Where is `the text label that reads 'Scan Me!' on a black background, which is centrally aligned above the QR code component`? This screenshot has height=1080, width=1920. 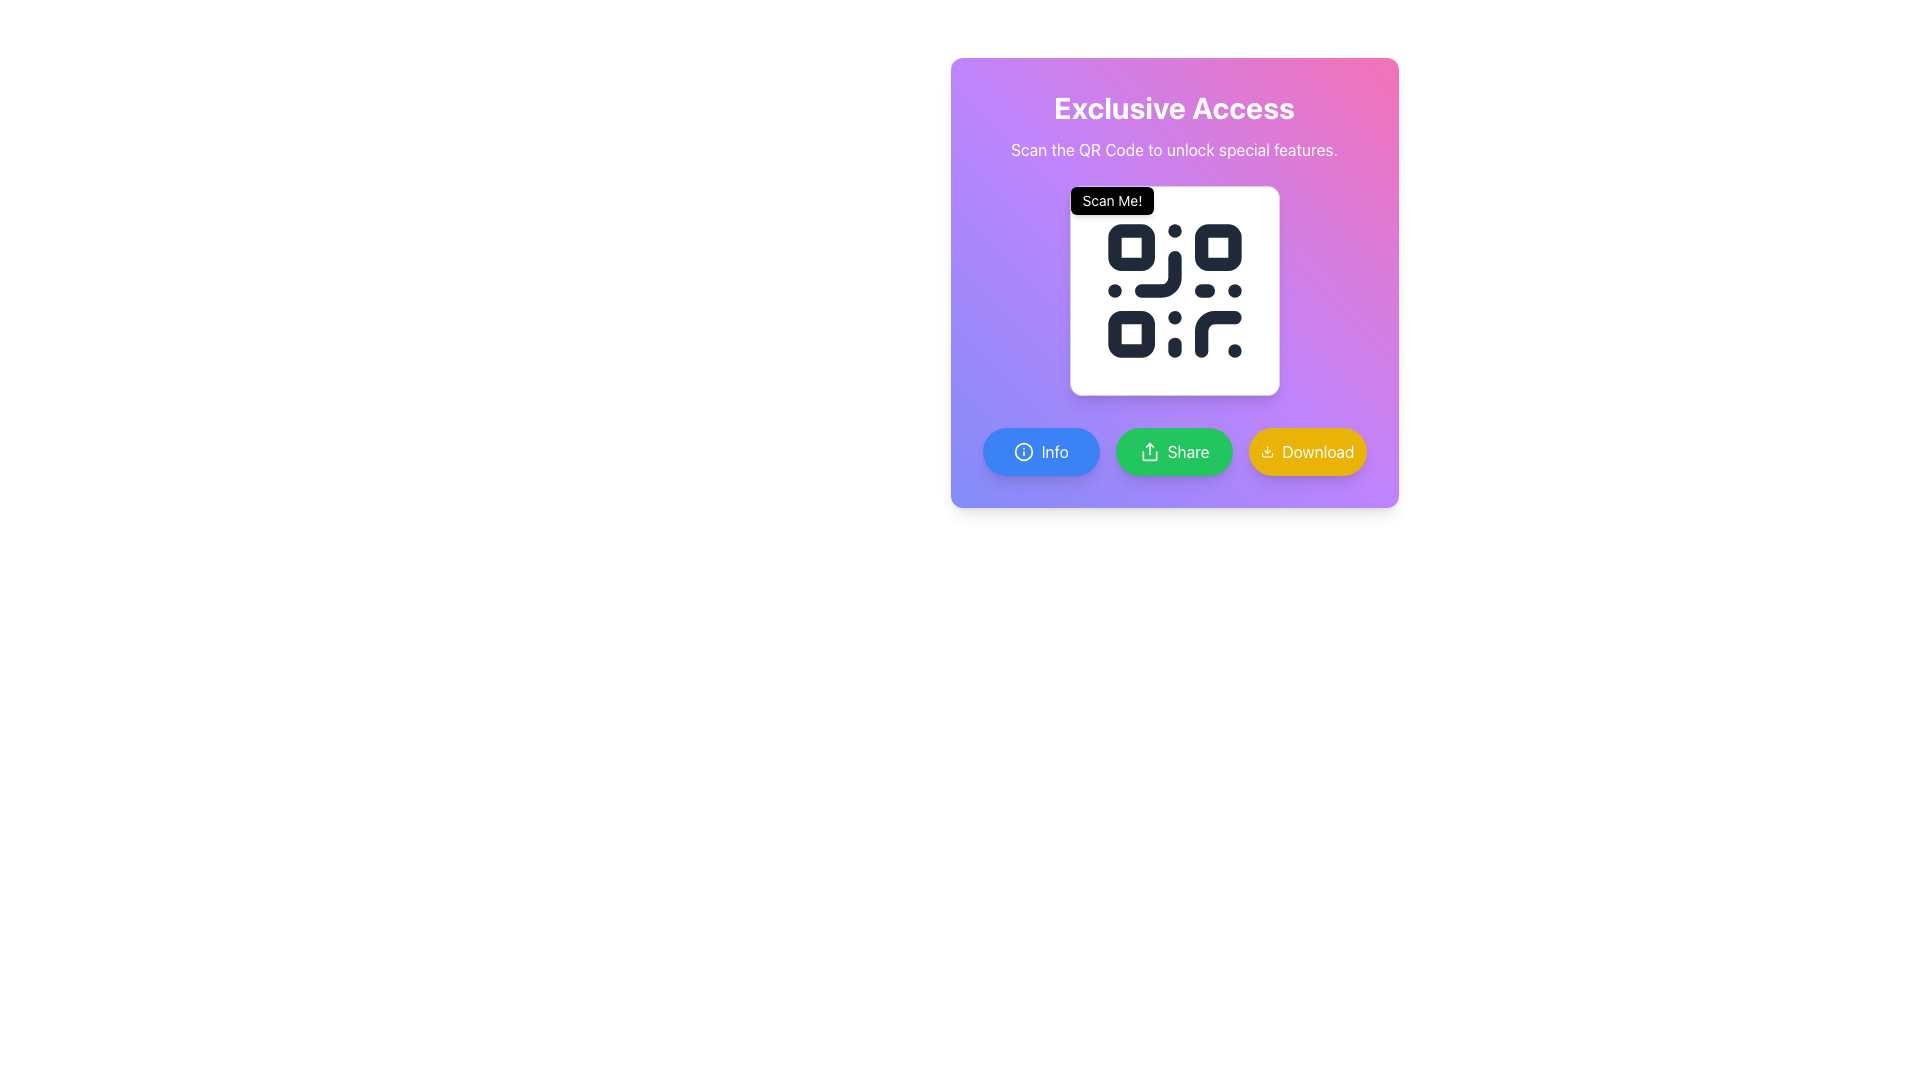 the text label that reads 'Scan Me!' on a black background, which is centrally aligned above the QR code component is located at coordinates (1111, 200).